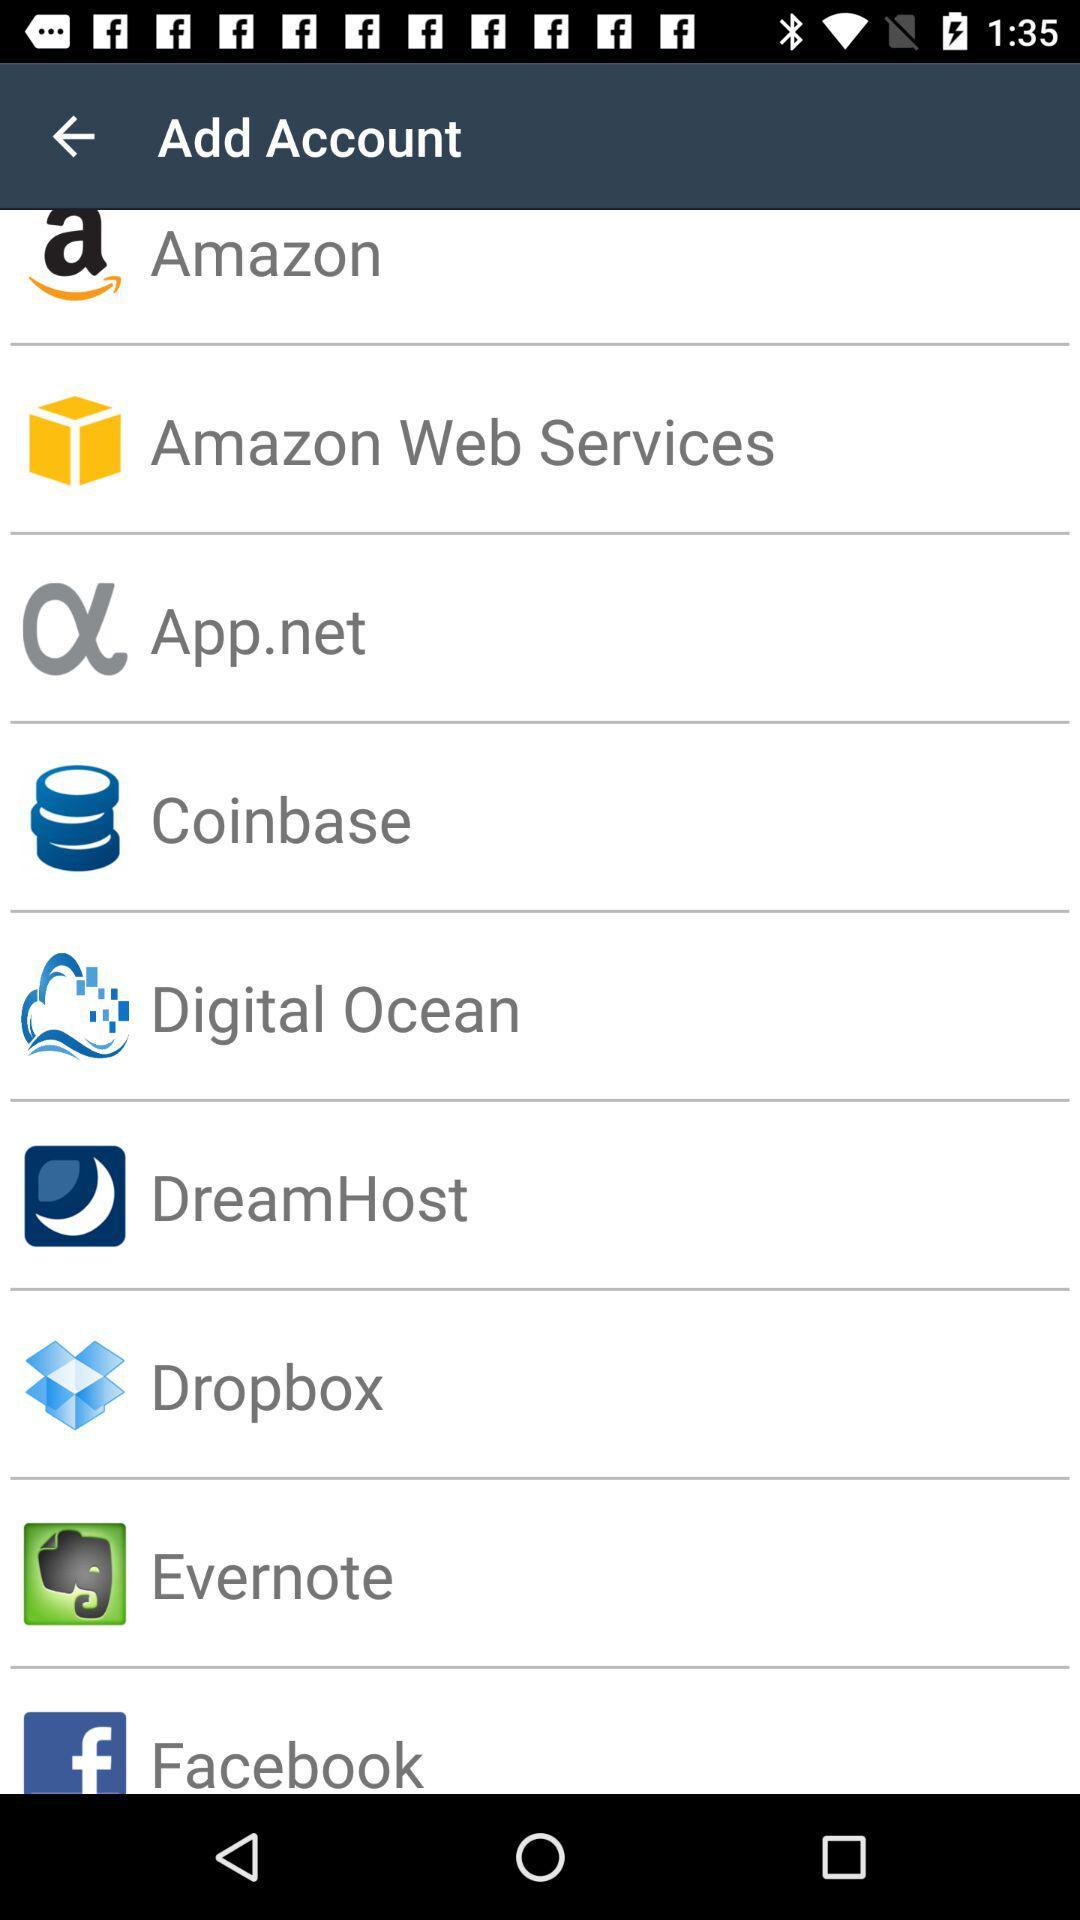 Image resolution: width=1080 pixels, height=1920 pixels. What do you see at coordinates (613, 1007) in the screenshot?
I see `item above the dreamhost` at bounding box center [613, 1007].